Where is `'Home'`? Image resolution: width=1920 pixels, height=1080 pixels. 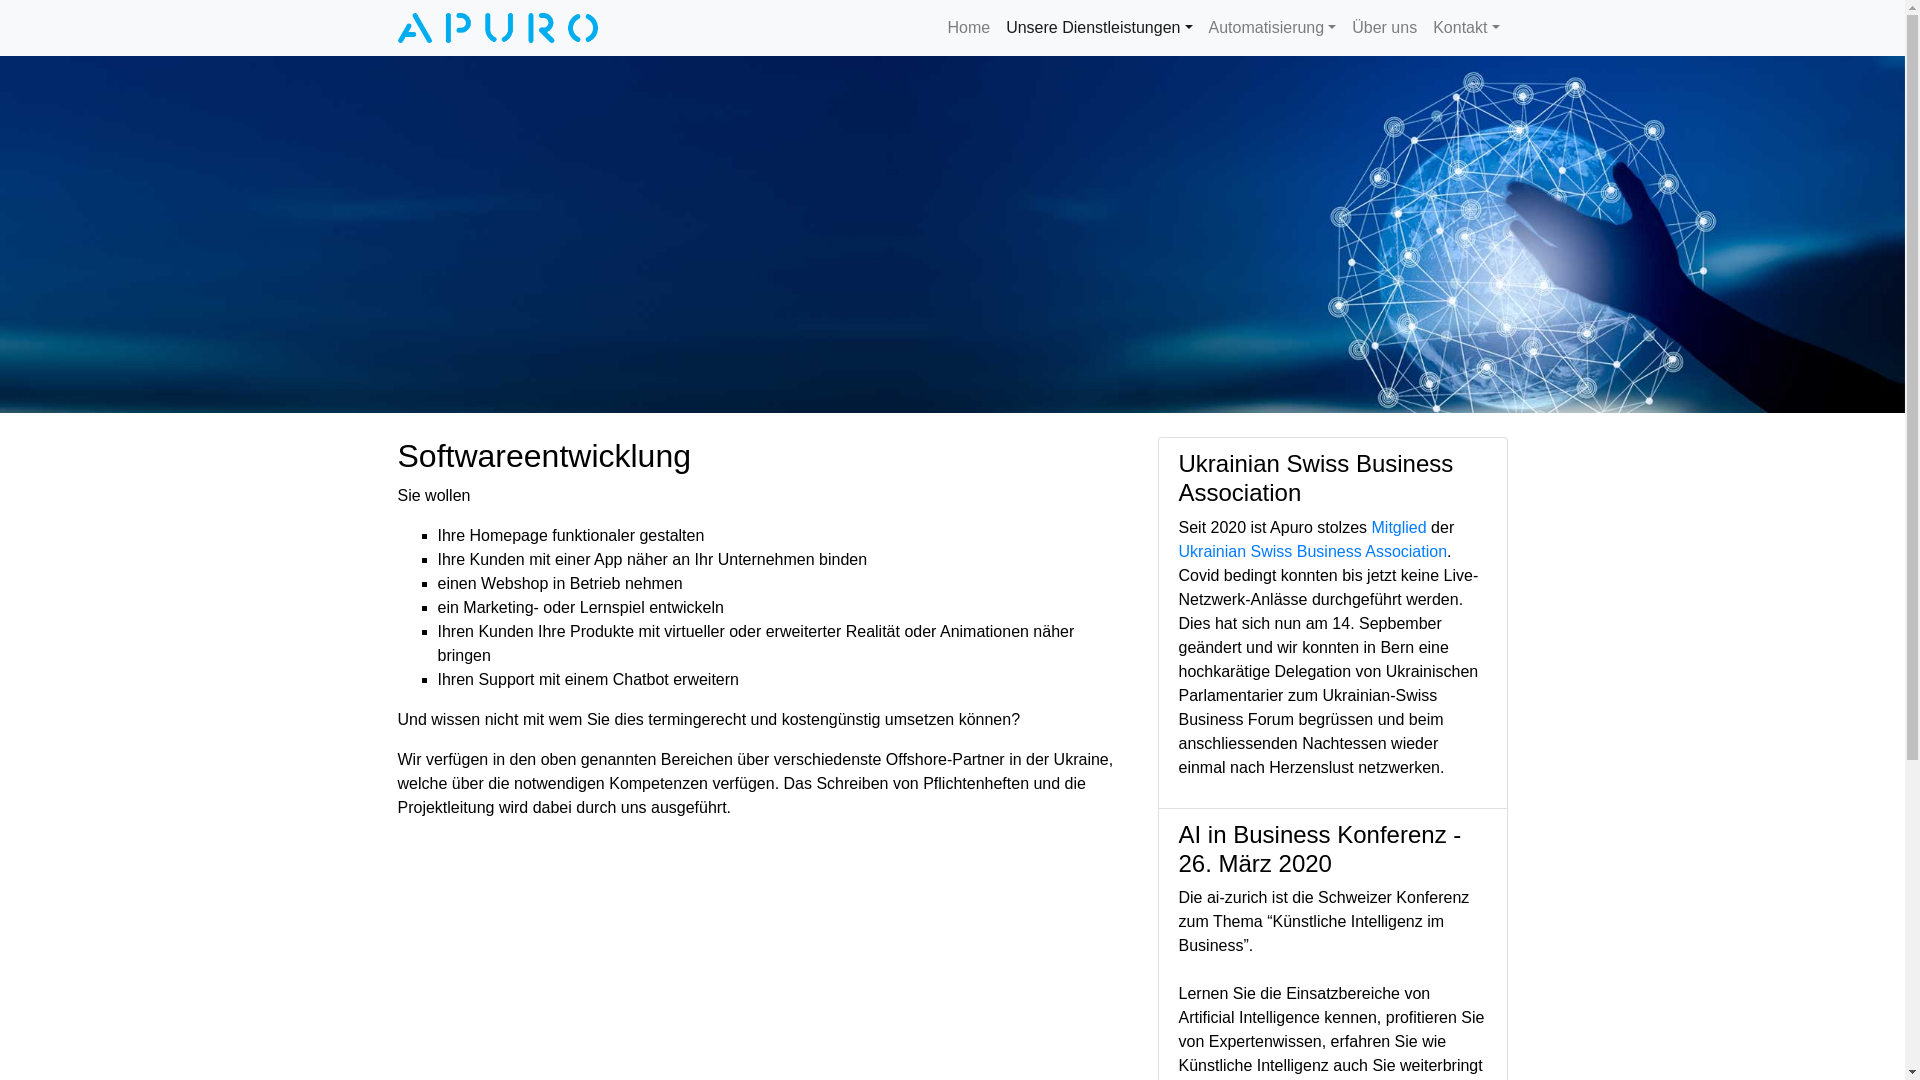 'Home' is located at coordinates (938, 27).